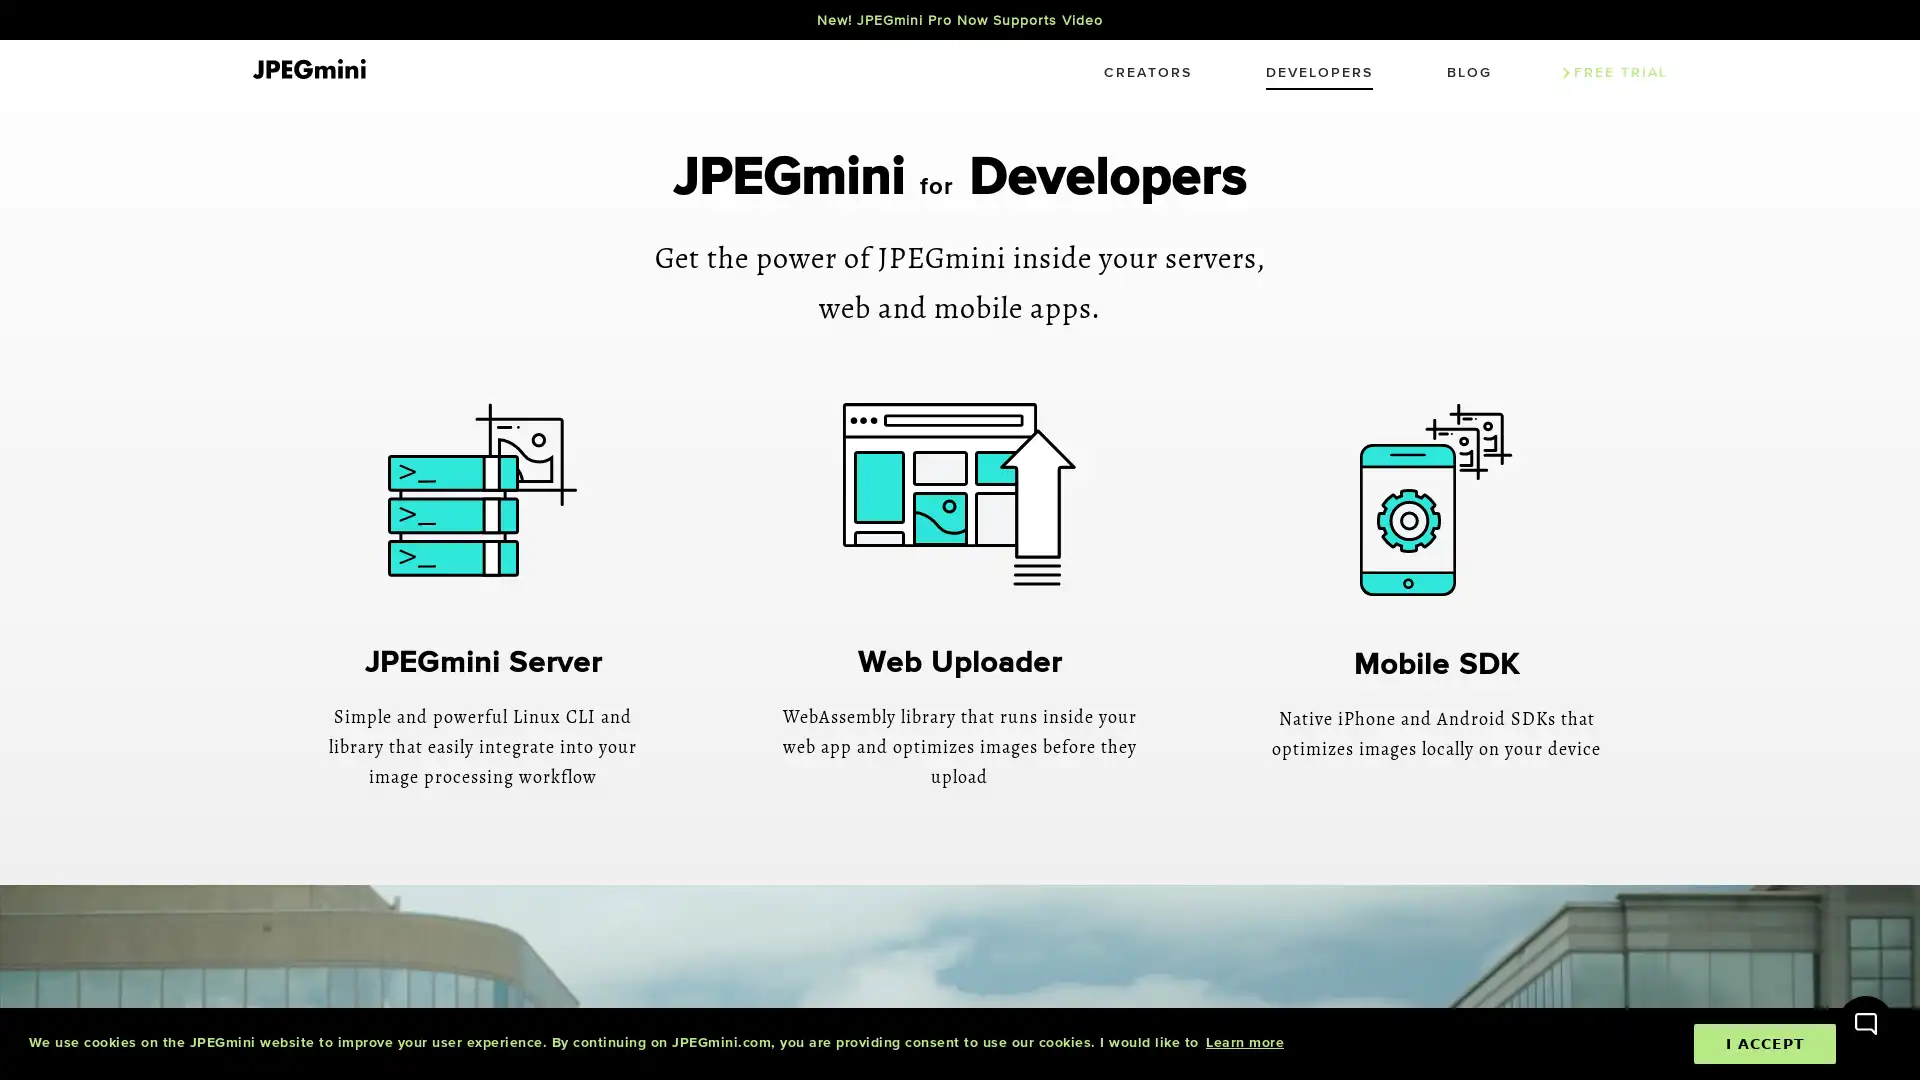 The height and width of the screenshot is (1080, 1920). What do you see at coordinates (1243, 1042) in the screenshot?
I see `learn more about cookies` at bounding box center [1243, 1042].